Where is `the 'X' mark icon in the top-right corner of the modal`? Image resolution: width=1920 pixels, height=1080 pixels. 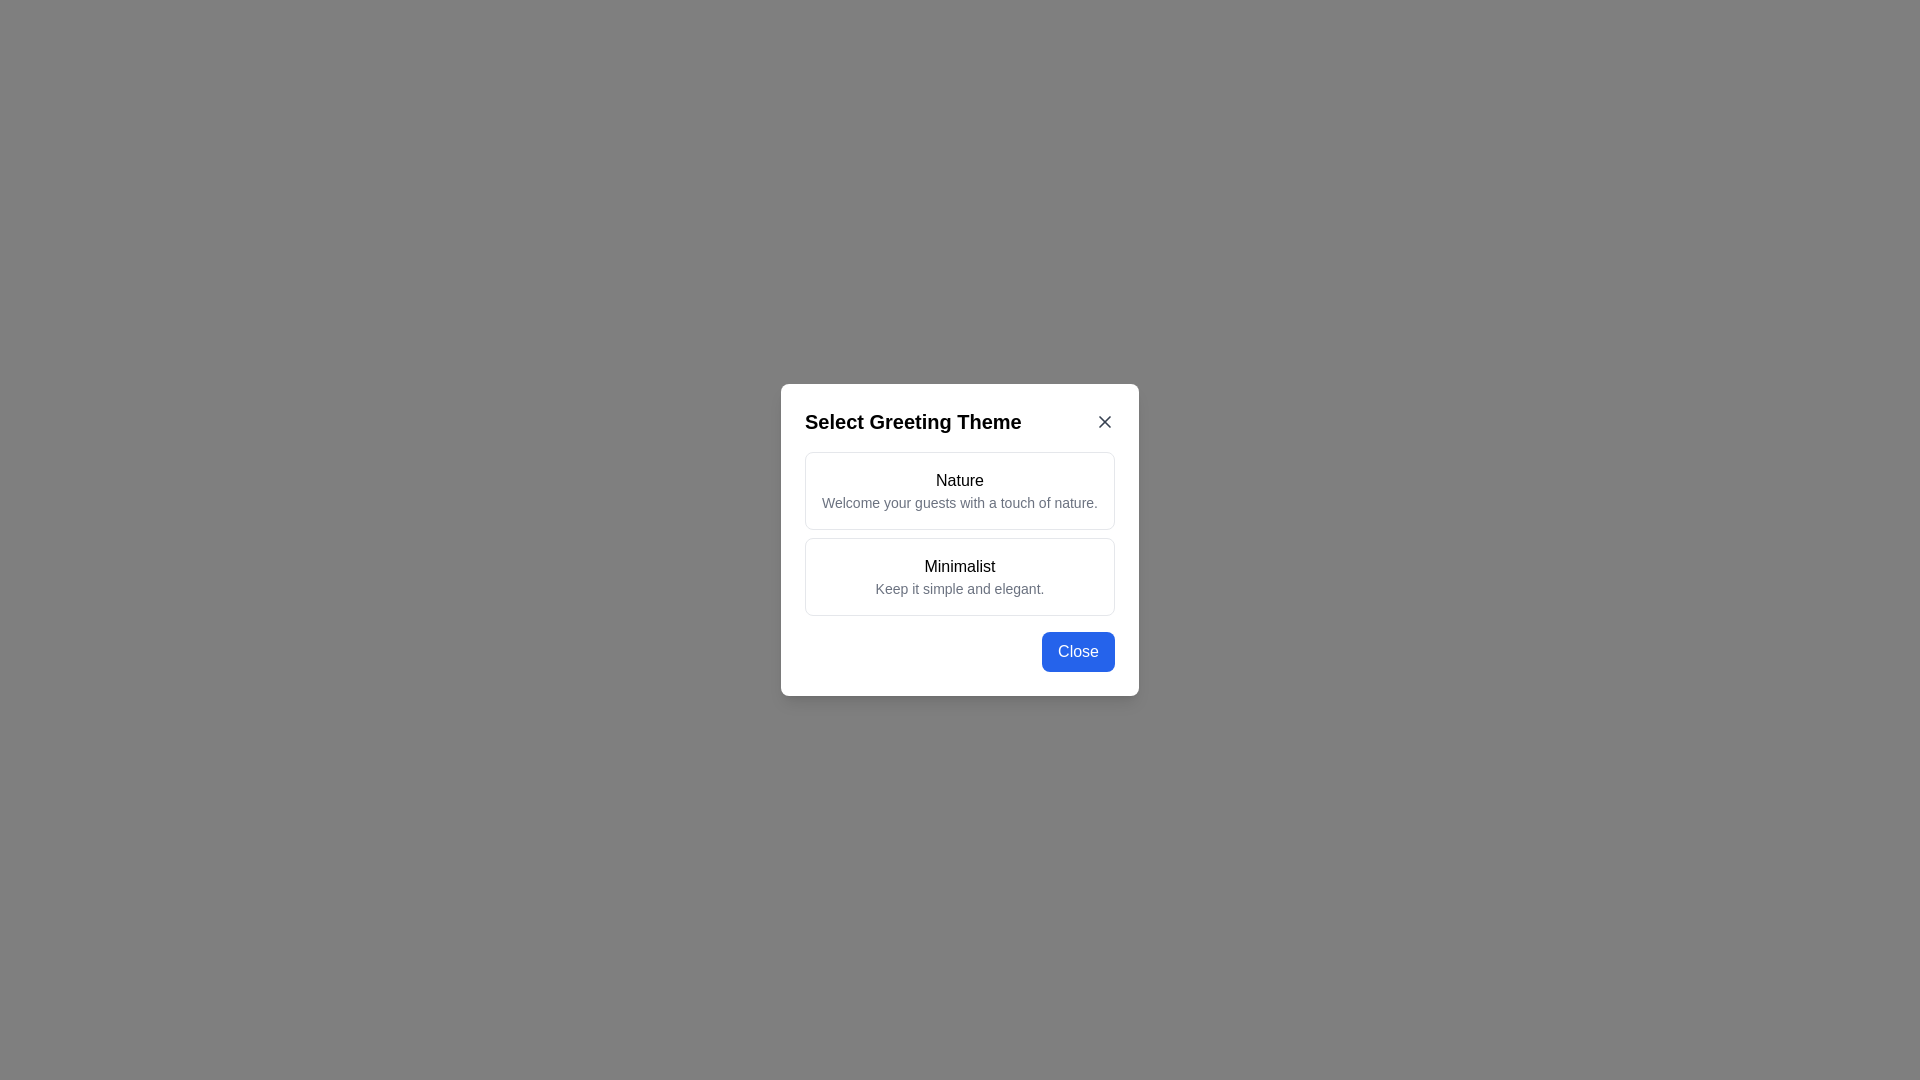
the 'X' mark icon in the top-right corner of the modal is located at coordinates (1103, 420).